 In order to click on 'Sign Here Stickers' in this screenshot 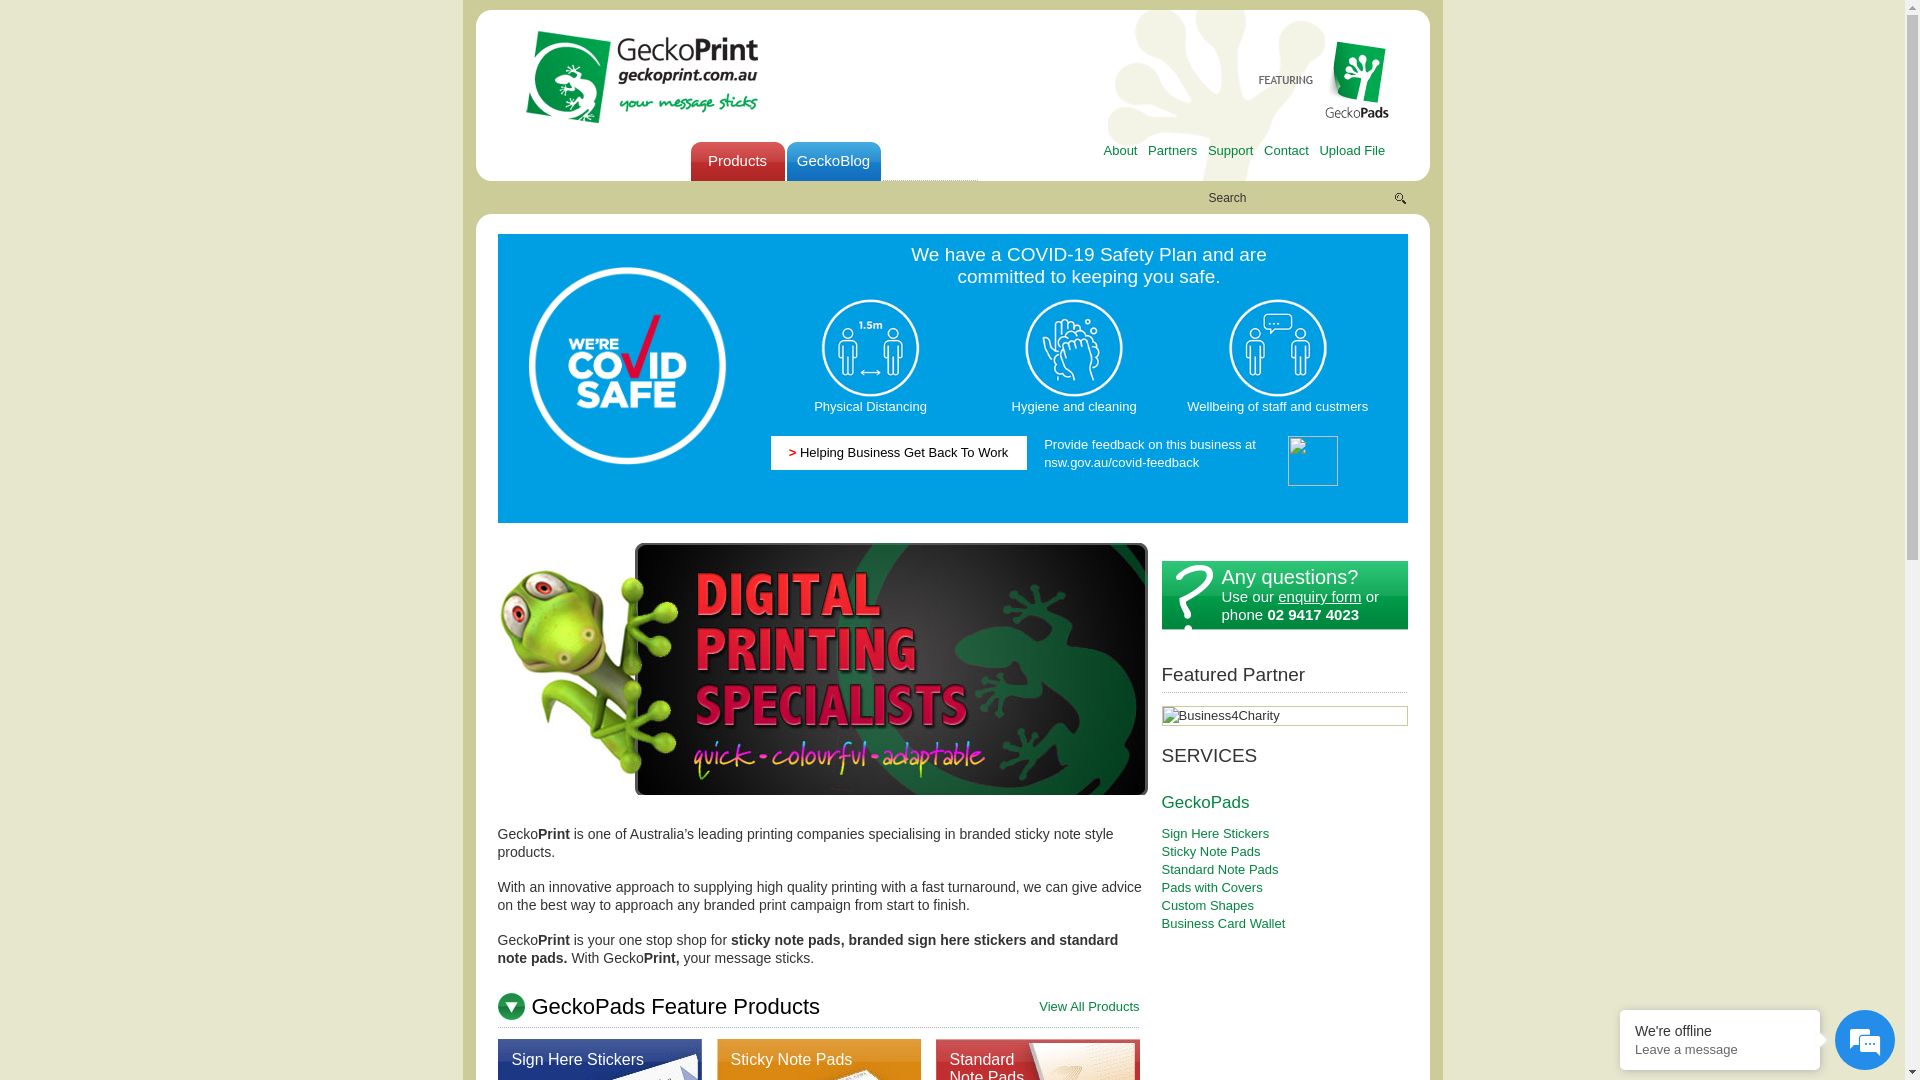, I will do `click(577, 1058)`.